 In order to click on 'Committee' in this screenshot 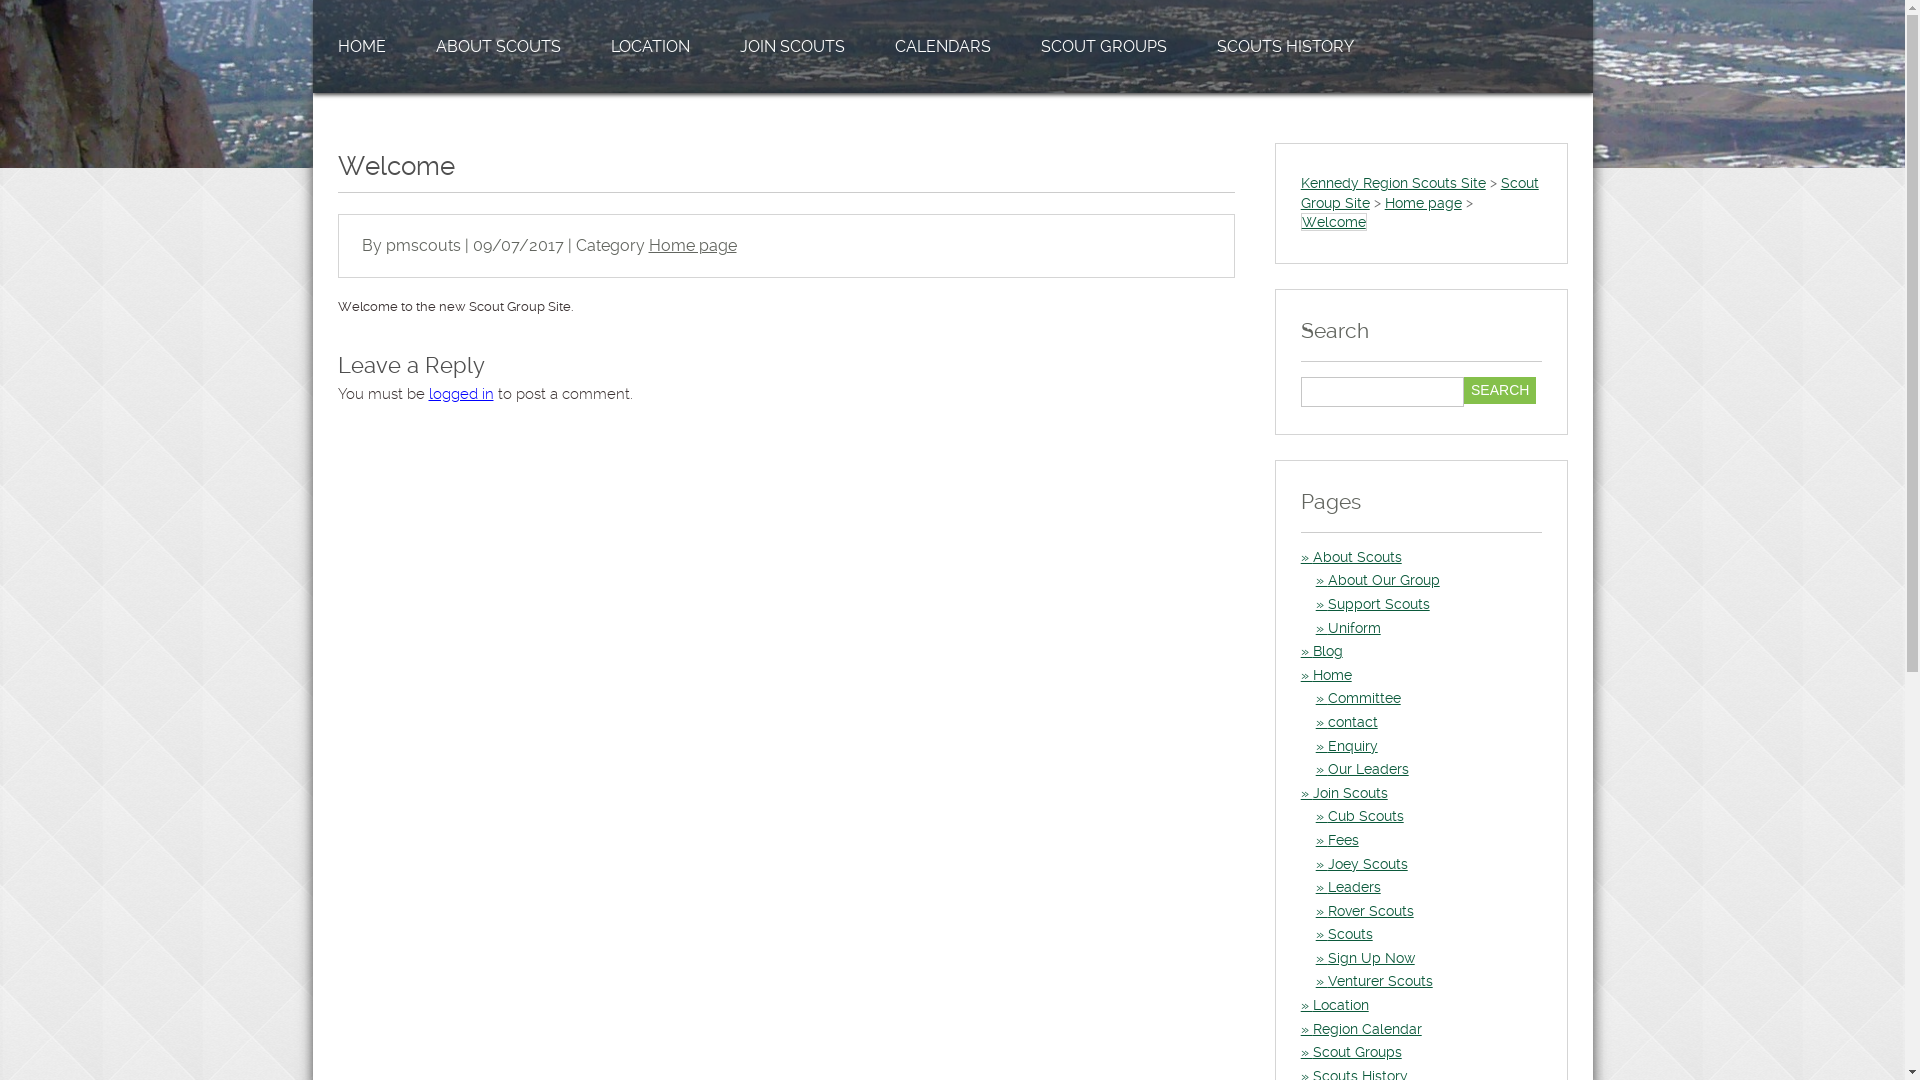, I will do `click(1358, 697)`.